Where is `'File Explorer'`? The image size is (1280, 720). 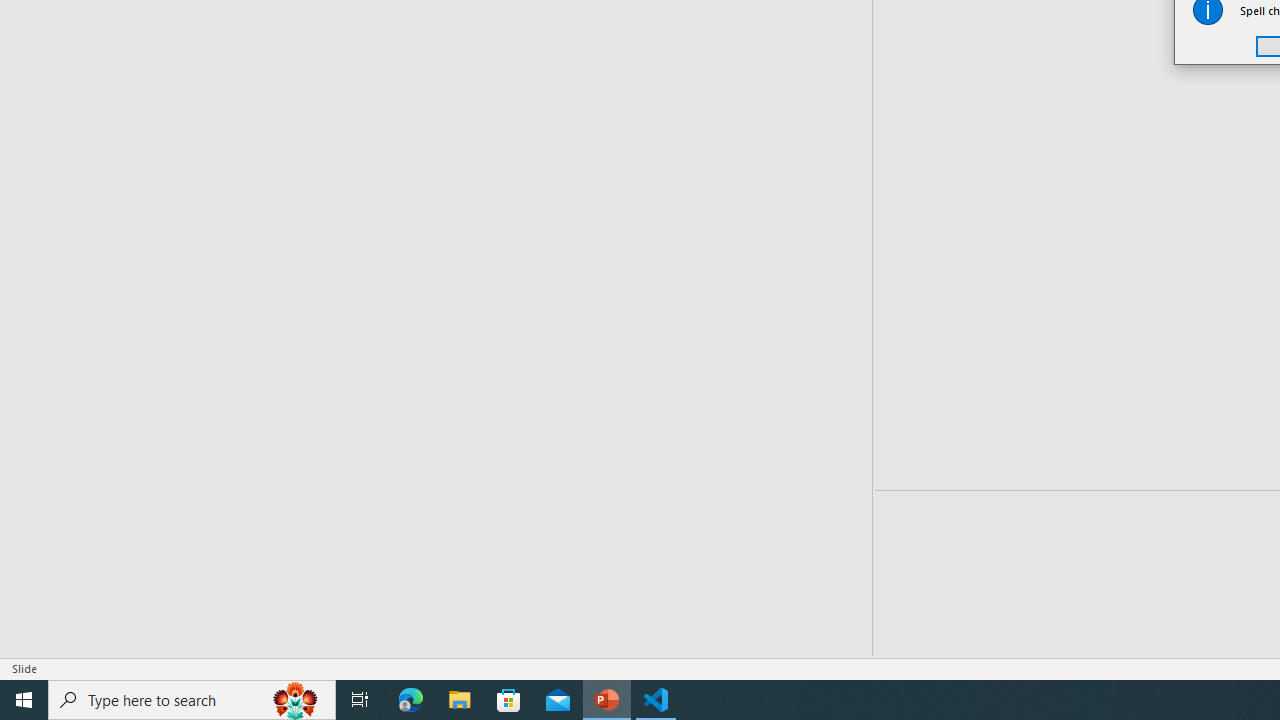 'File Explorer' is located at coordinates (459, 698).